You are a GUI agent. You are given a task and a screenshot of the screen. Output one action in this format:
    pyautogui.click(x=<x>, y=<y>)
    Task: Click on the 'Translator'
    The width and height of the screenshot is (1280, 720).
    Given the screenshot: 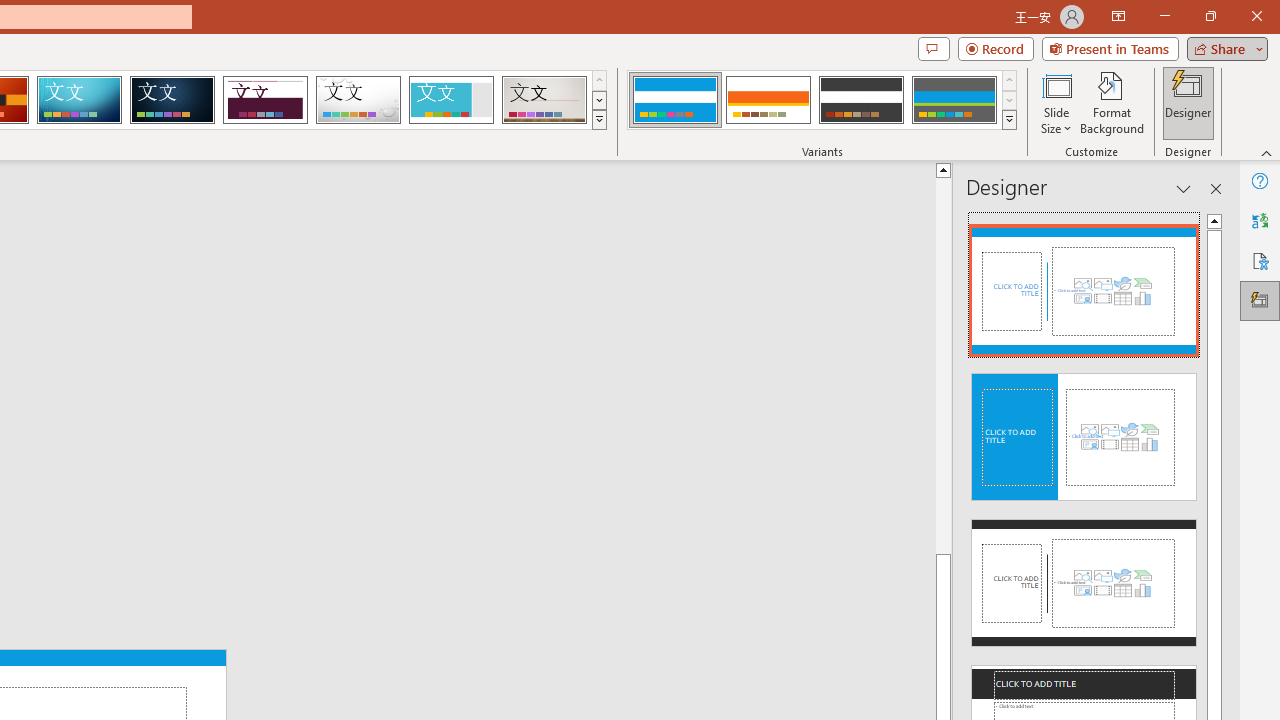 What is the action you would take?
    pyautogui.click(x=1259, y=221)
    